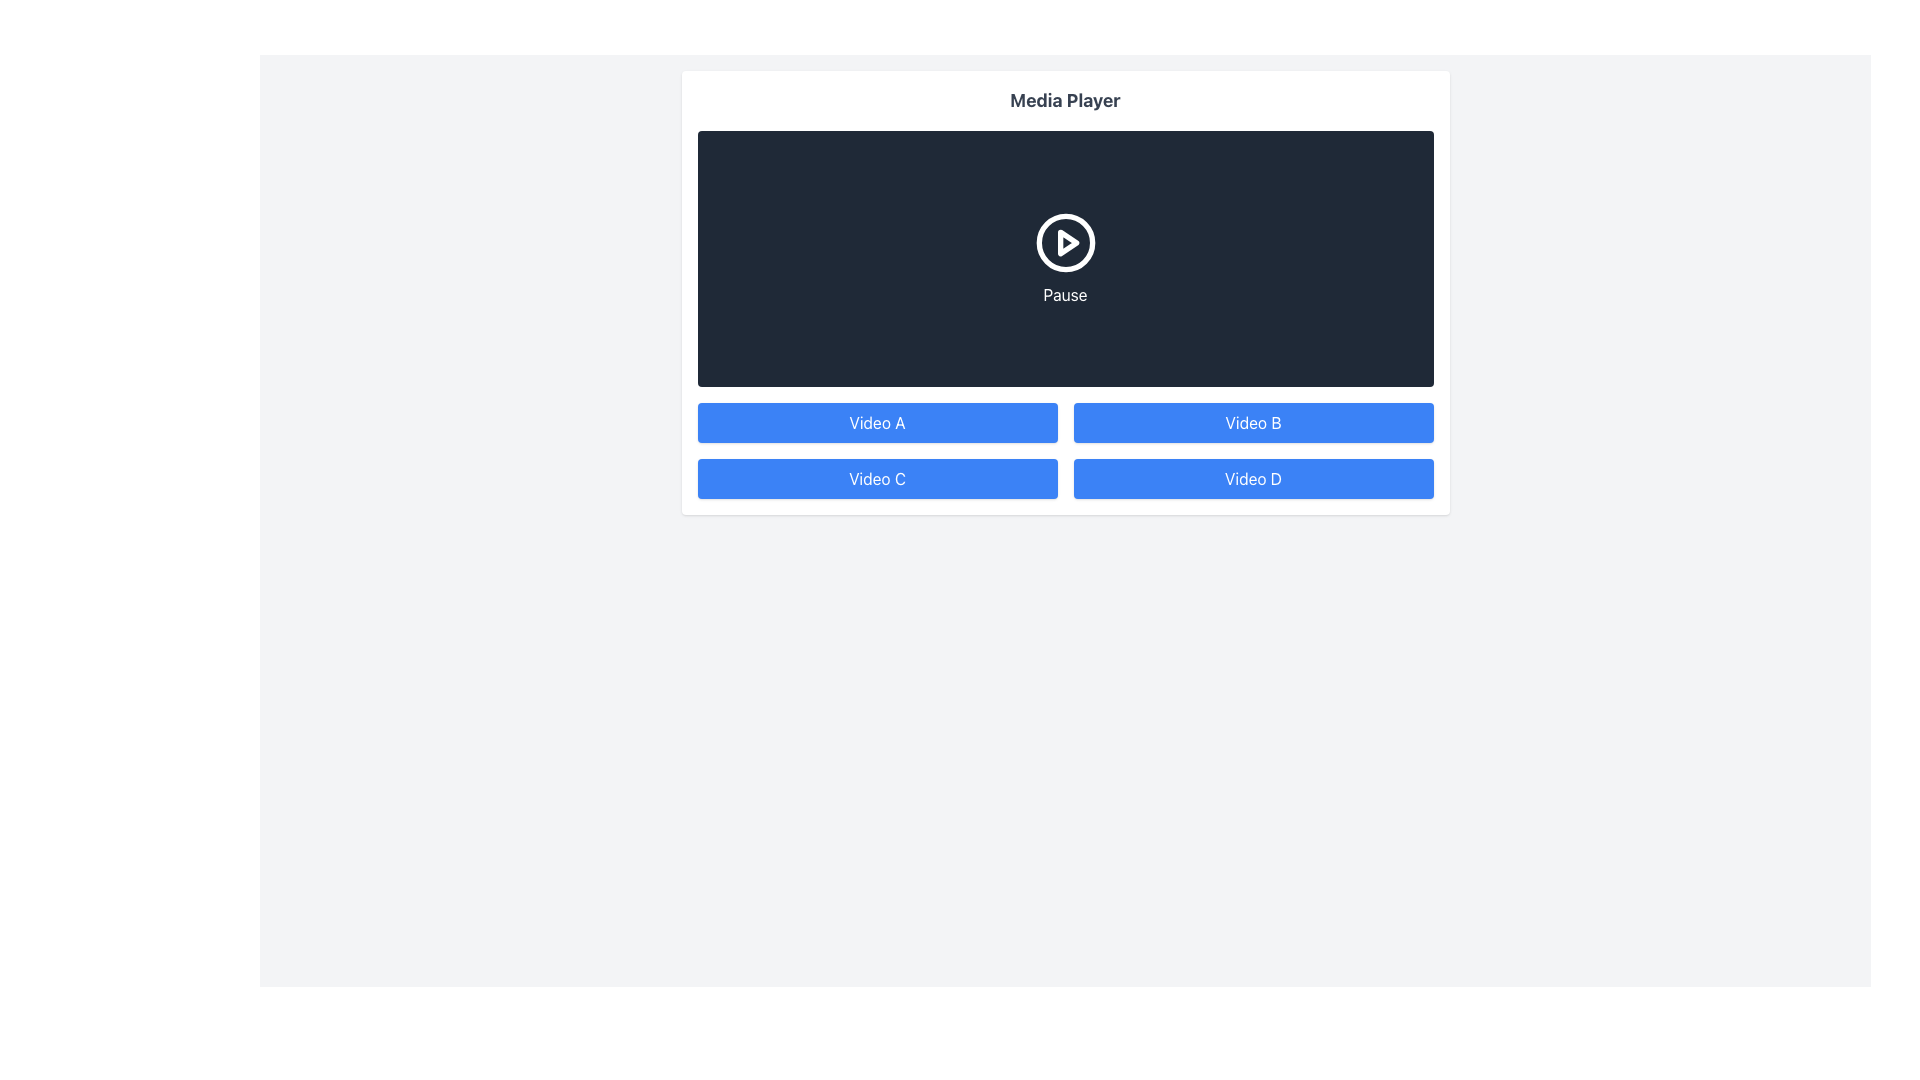 The image size is (1920, 1080). I want to click on the button labeled 'Video B', so click(1252, 422).